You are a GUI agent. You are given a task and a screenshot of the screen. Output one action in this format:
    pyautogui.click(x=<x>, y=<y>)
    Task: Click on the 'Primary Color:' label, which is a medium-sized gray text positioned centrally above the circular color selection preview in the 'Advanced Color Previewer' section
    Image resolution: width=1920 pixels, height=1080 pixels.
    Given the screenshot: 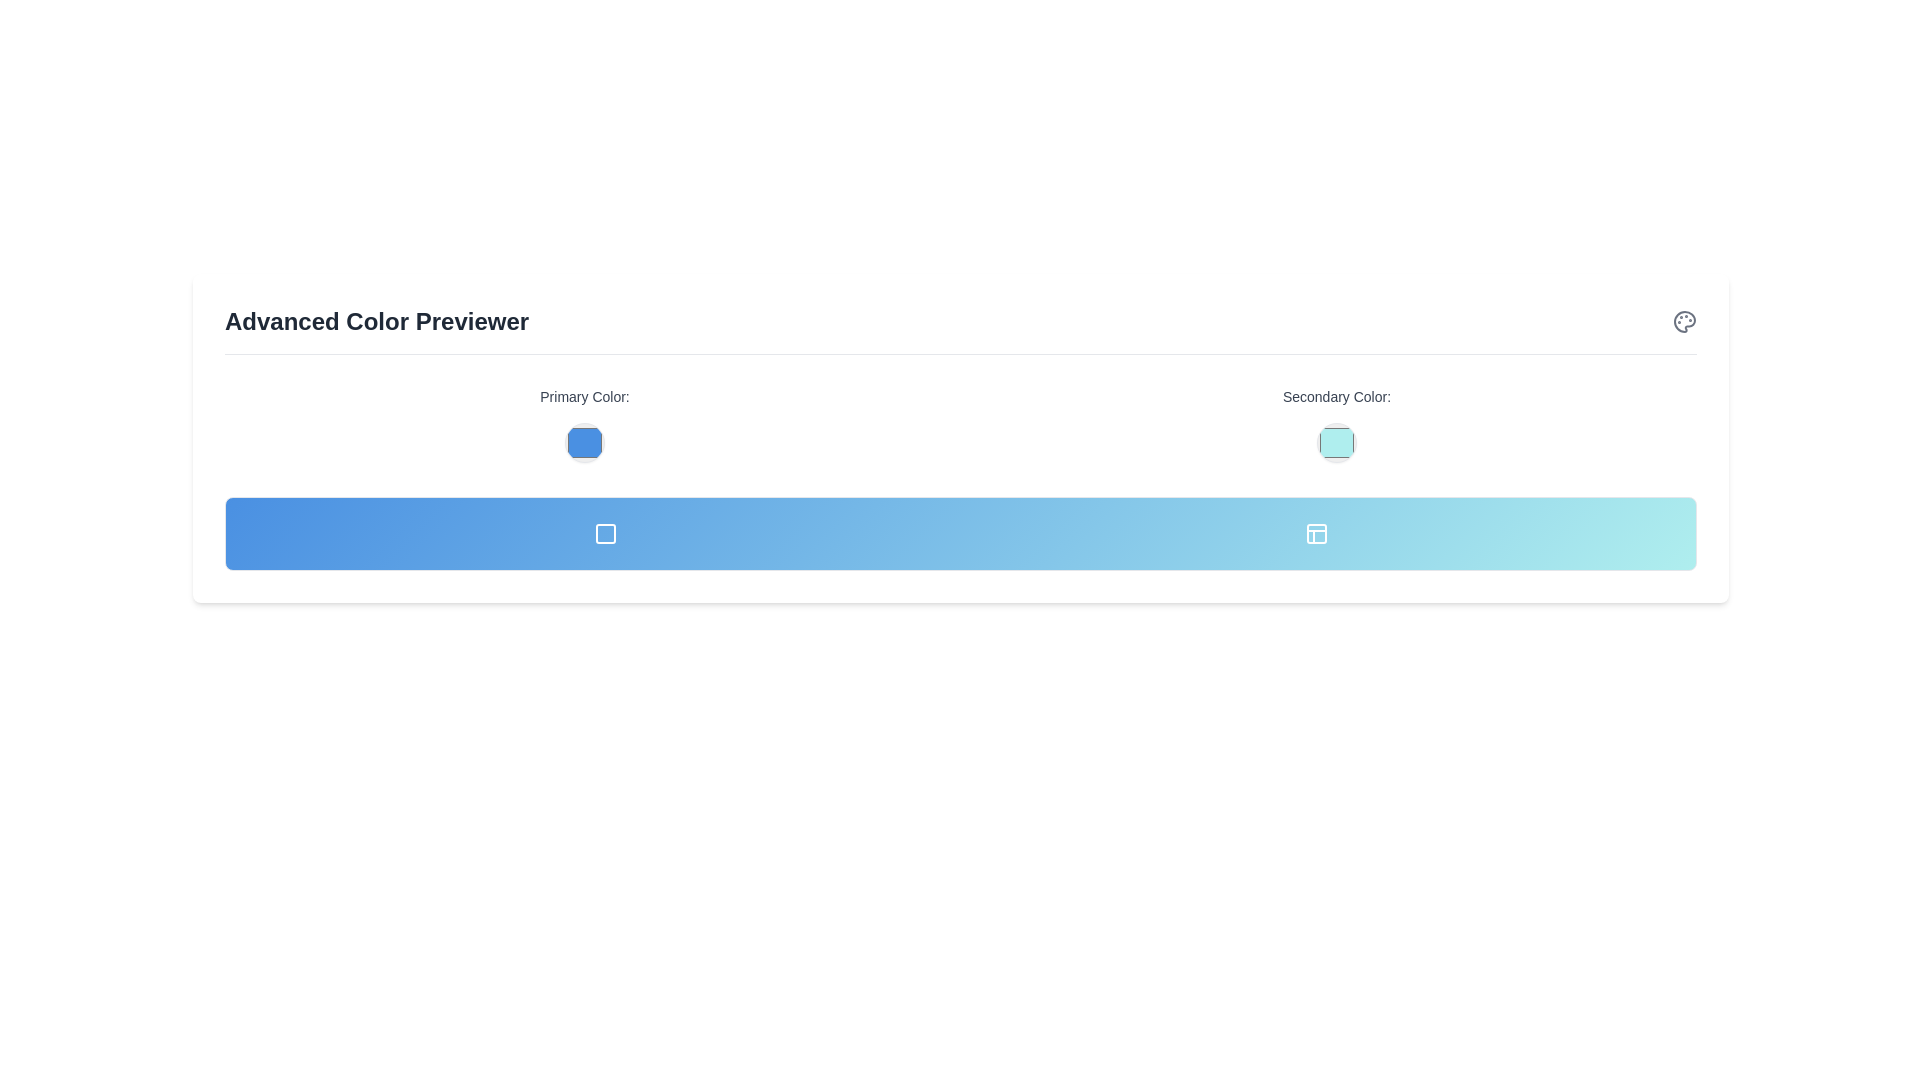 What is the action you would take?
    pyautogui.click(x=584, y=397)
    